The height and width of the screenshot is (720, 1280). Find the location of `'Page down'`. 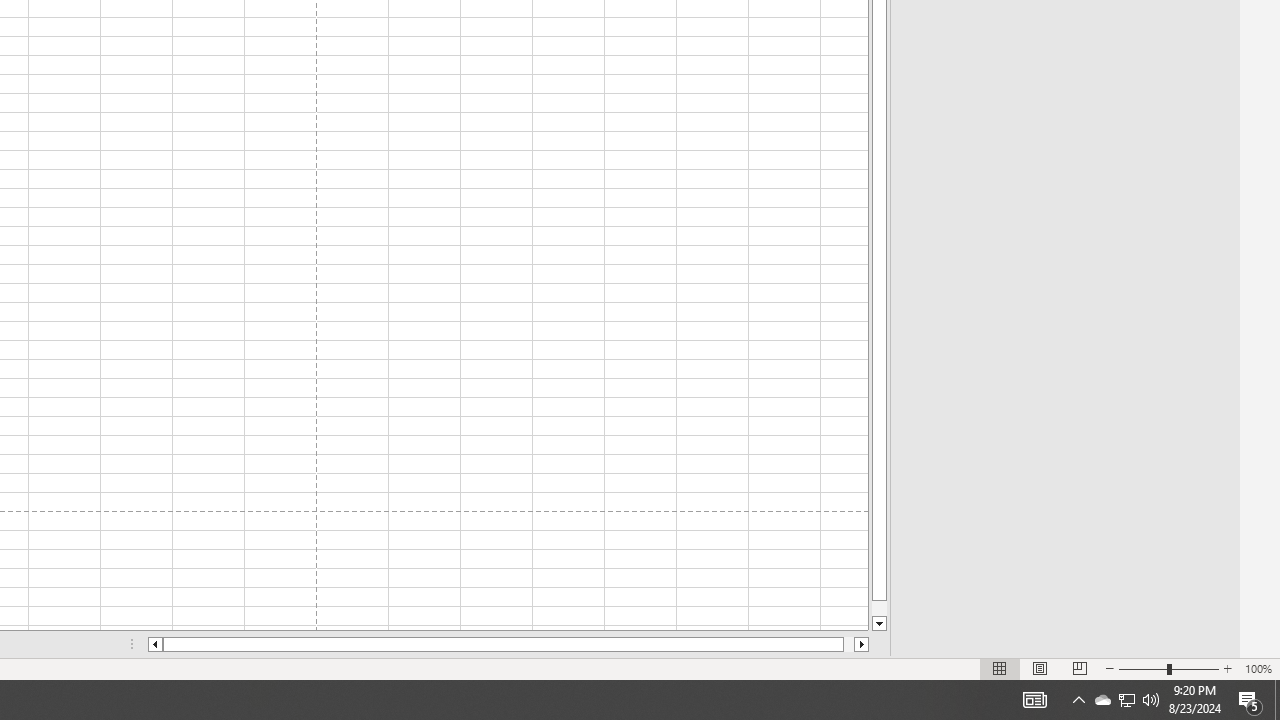

'Page down' is located at coordinates (879, 607).